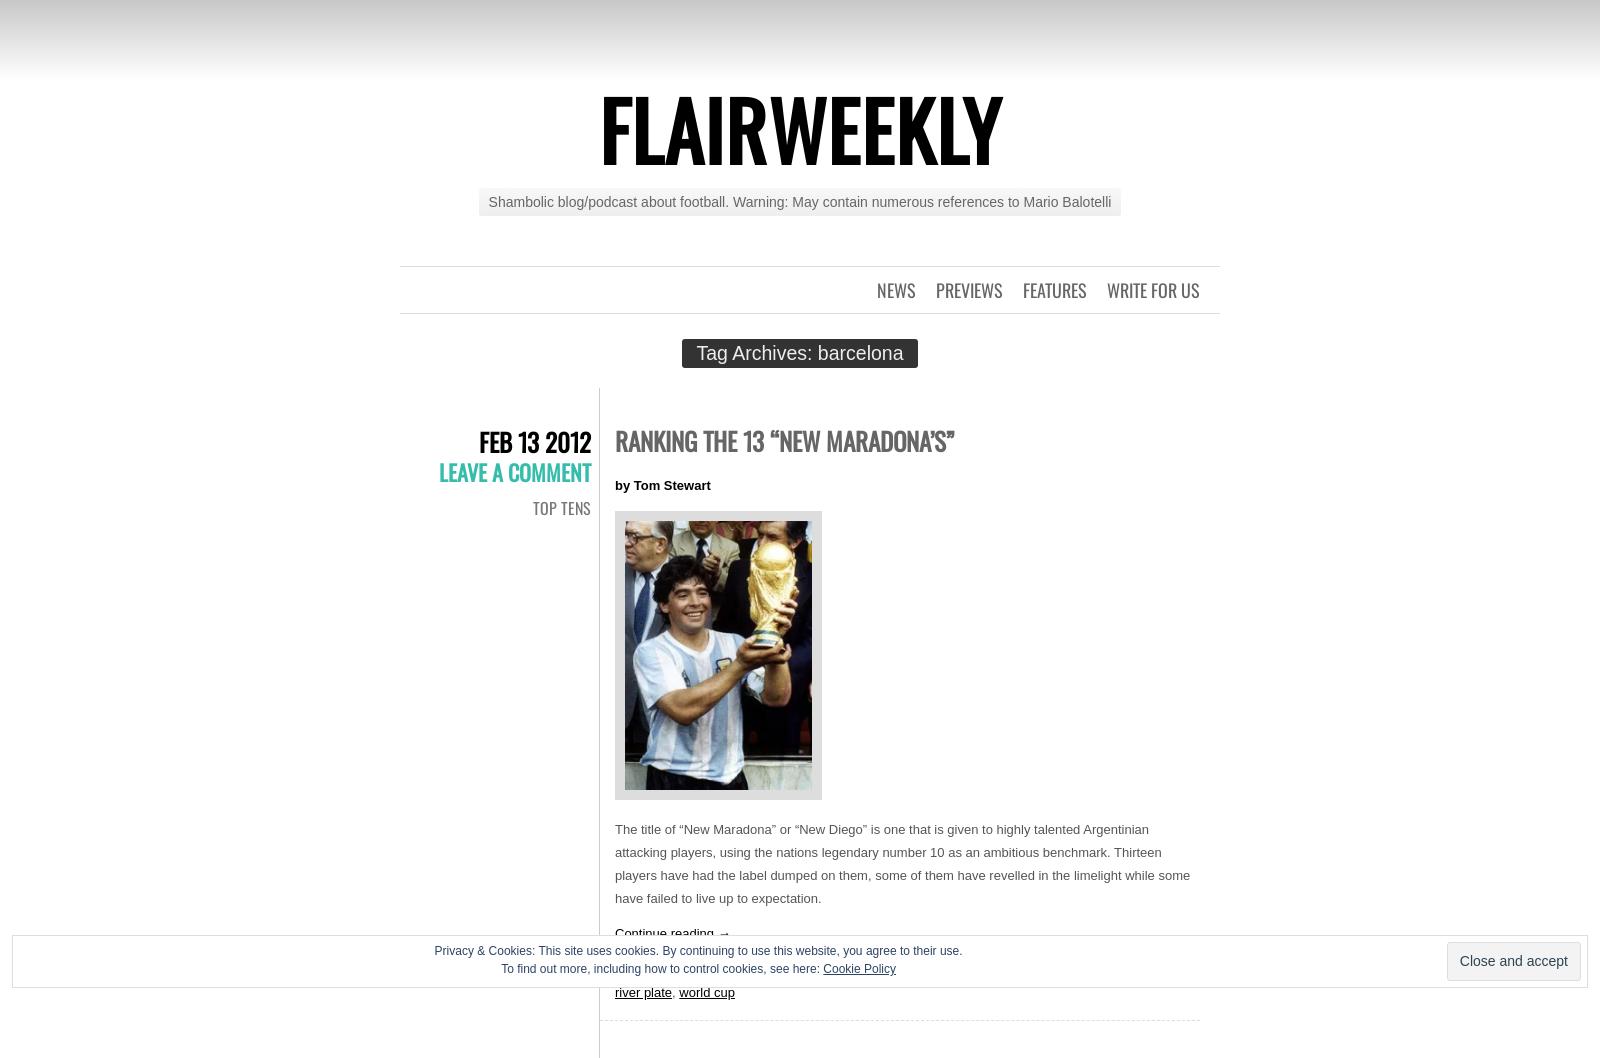 The height and width of the screenshot is (1058, 1600). Describe the element at coordinates (800, 127) in the screenshot. I see `'FlairWeekly'` at that location.